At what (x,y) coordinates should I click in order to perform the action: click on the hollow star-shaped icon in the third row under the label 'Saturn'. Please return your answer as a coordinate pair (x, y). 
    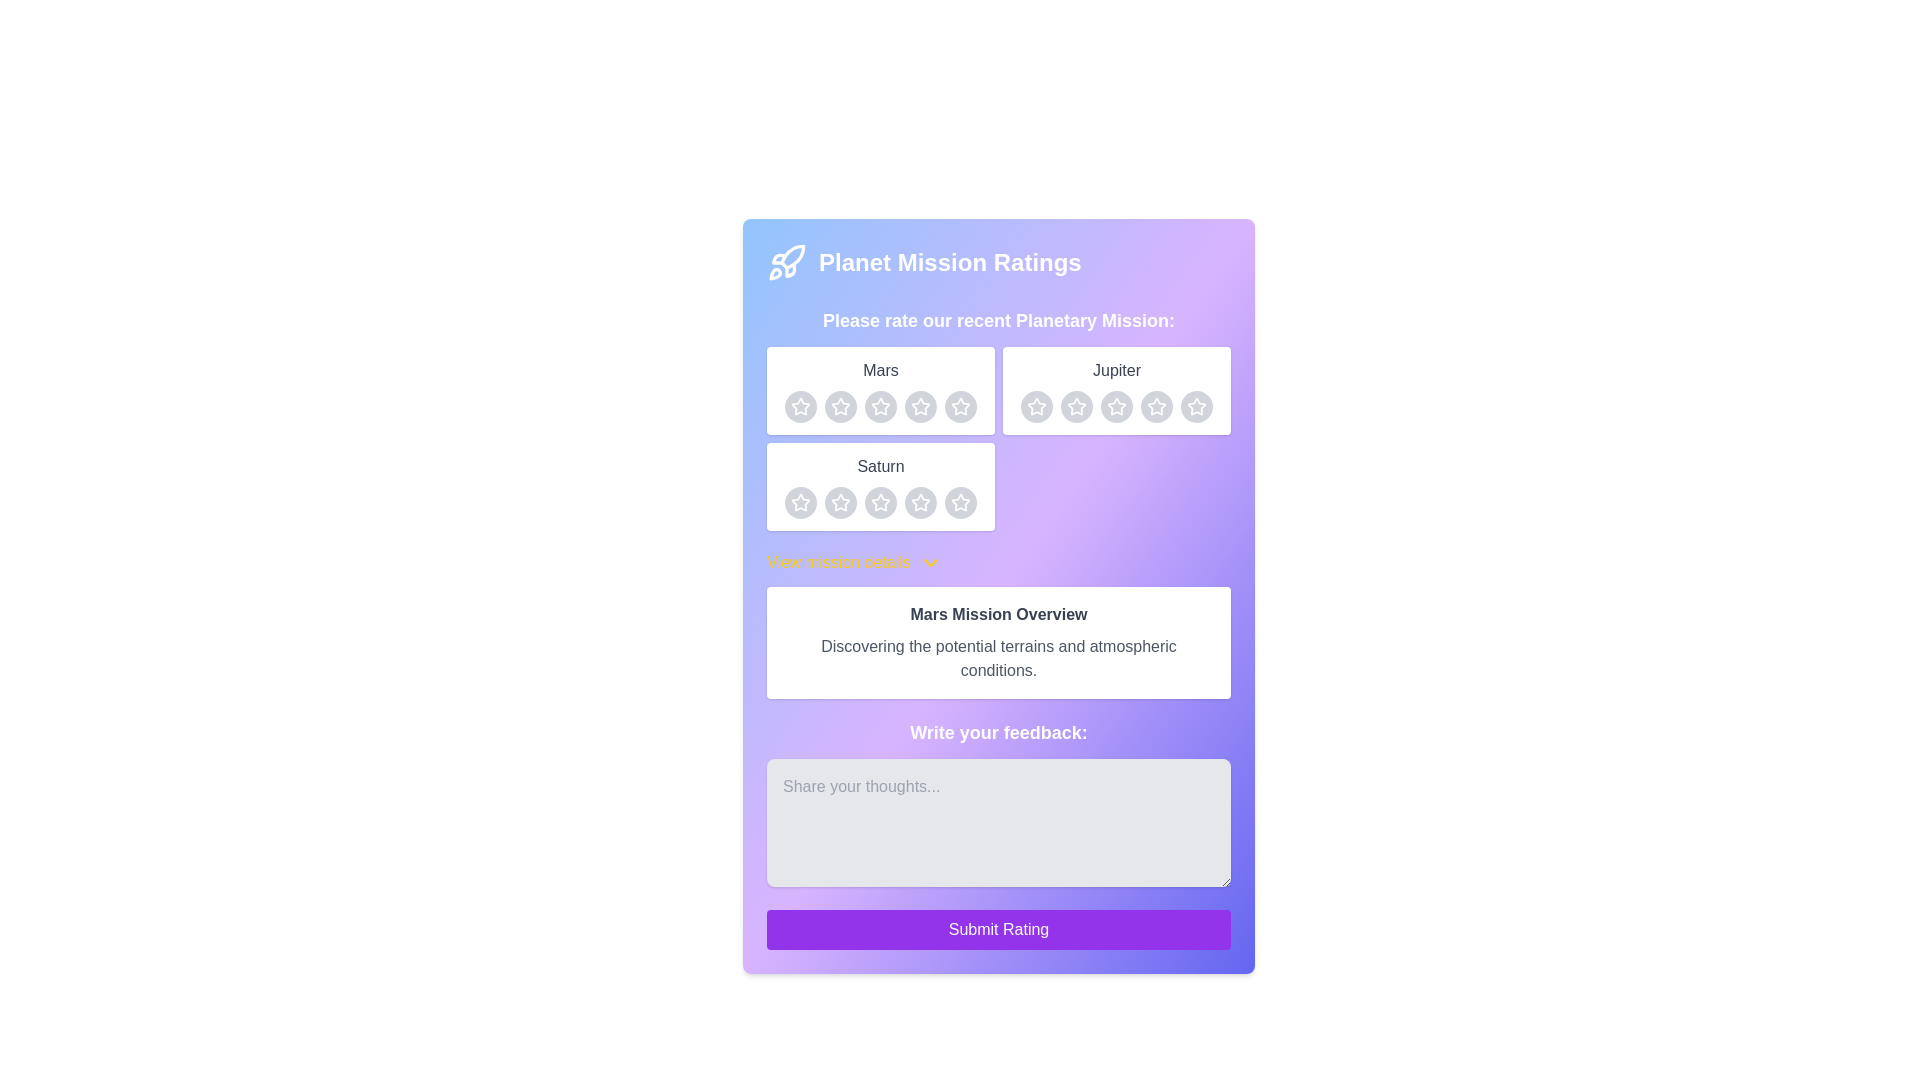
    Looking at the image, I should click on (801, 501).